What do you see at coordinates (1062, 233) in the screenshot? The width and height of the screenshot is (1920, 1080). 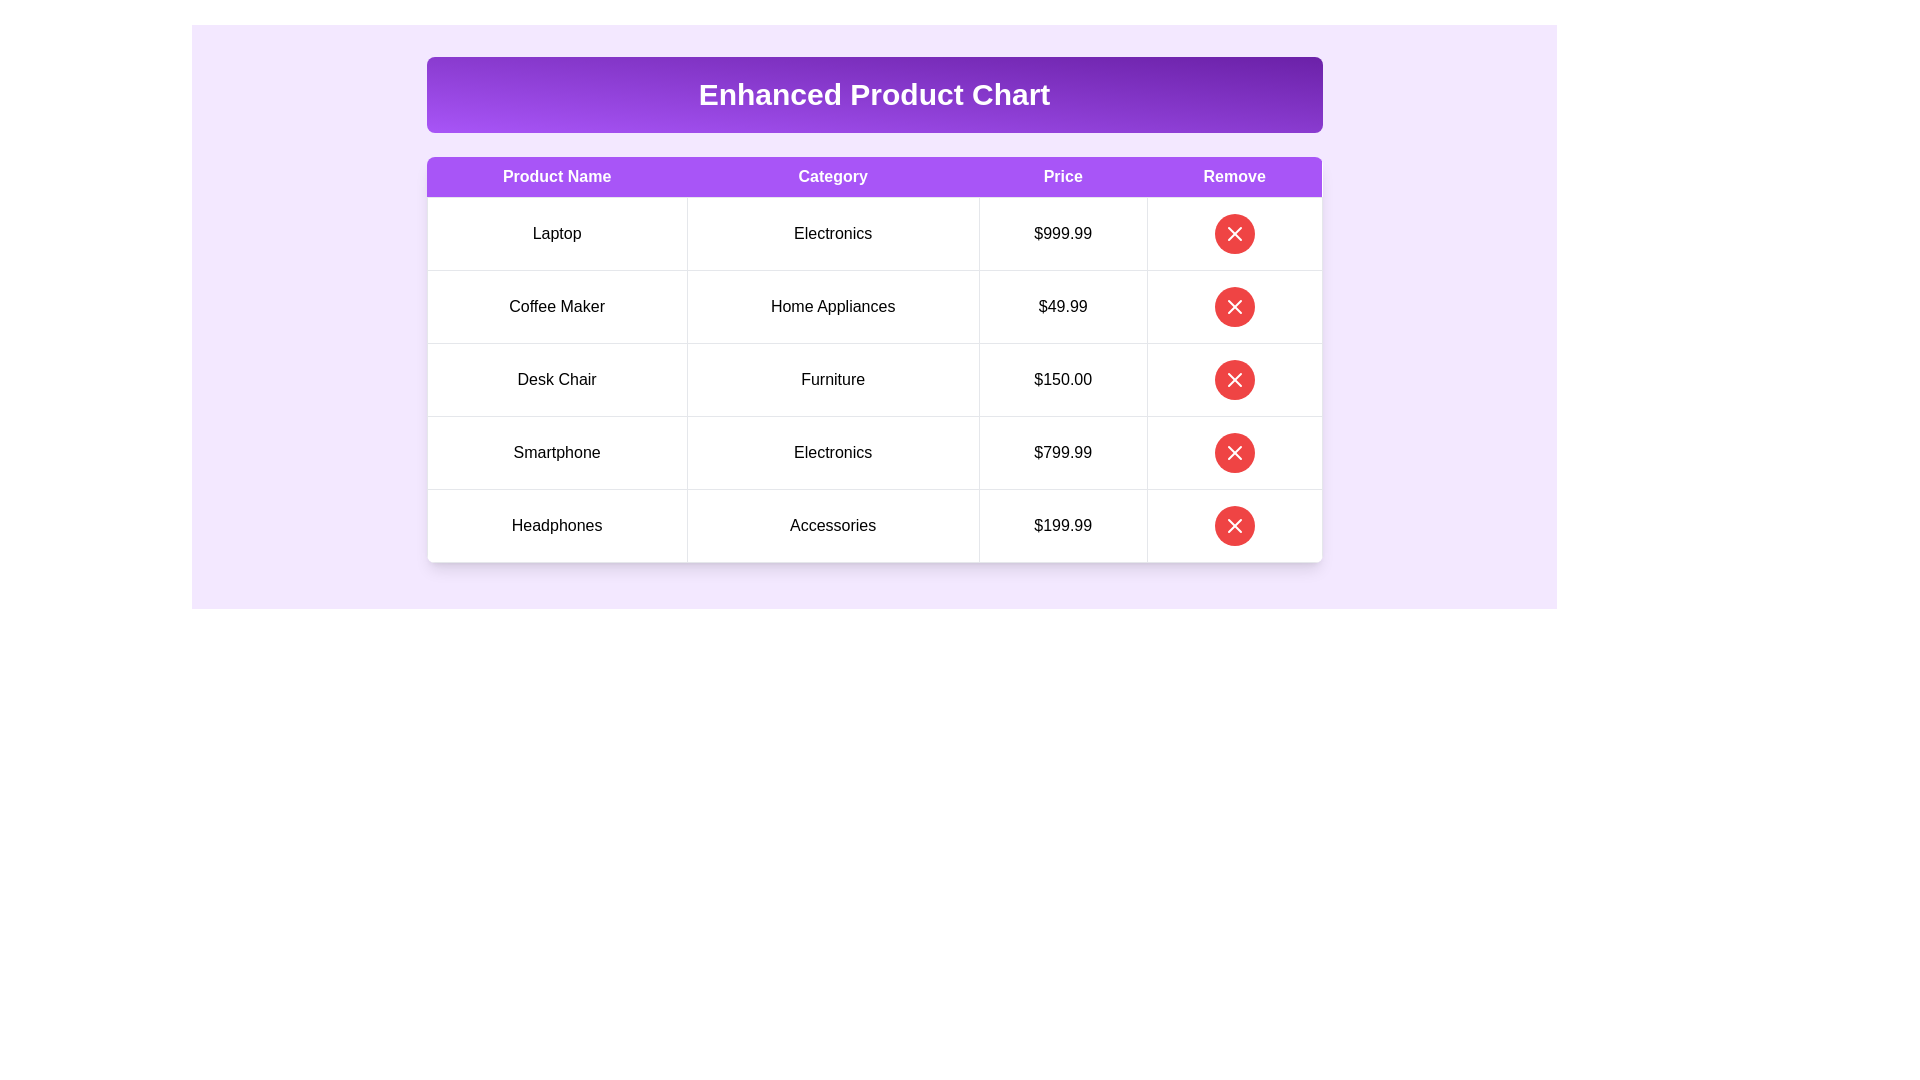 I see `the Text Label displaying the price of the product 'Laptop', located in the third column of the first row under the 'Price' header` at bounding box center [1062, 233].